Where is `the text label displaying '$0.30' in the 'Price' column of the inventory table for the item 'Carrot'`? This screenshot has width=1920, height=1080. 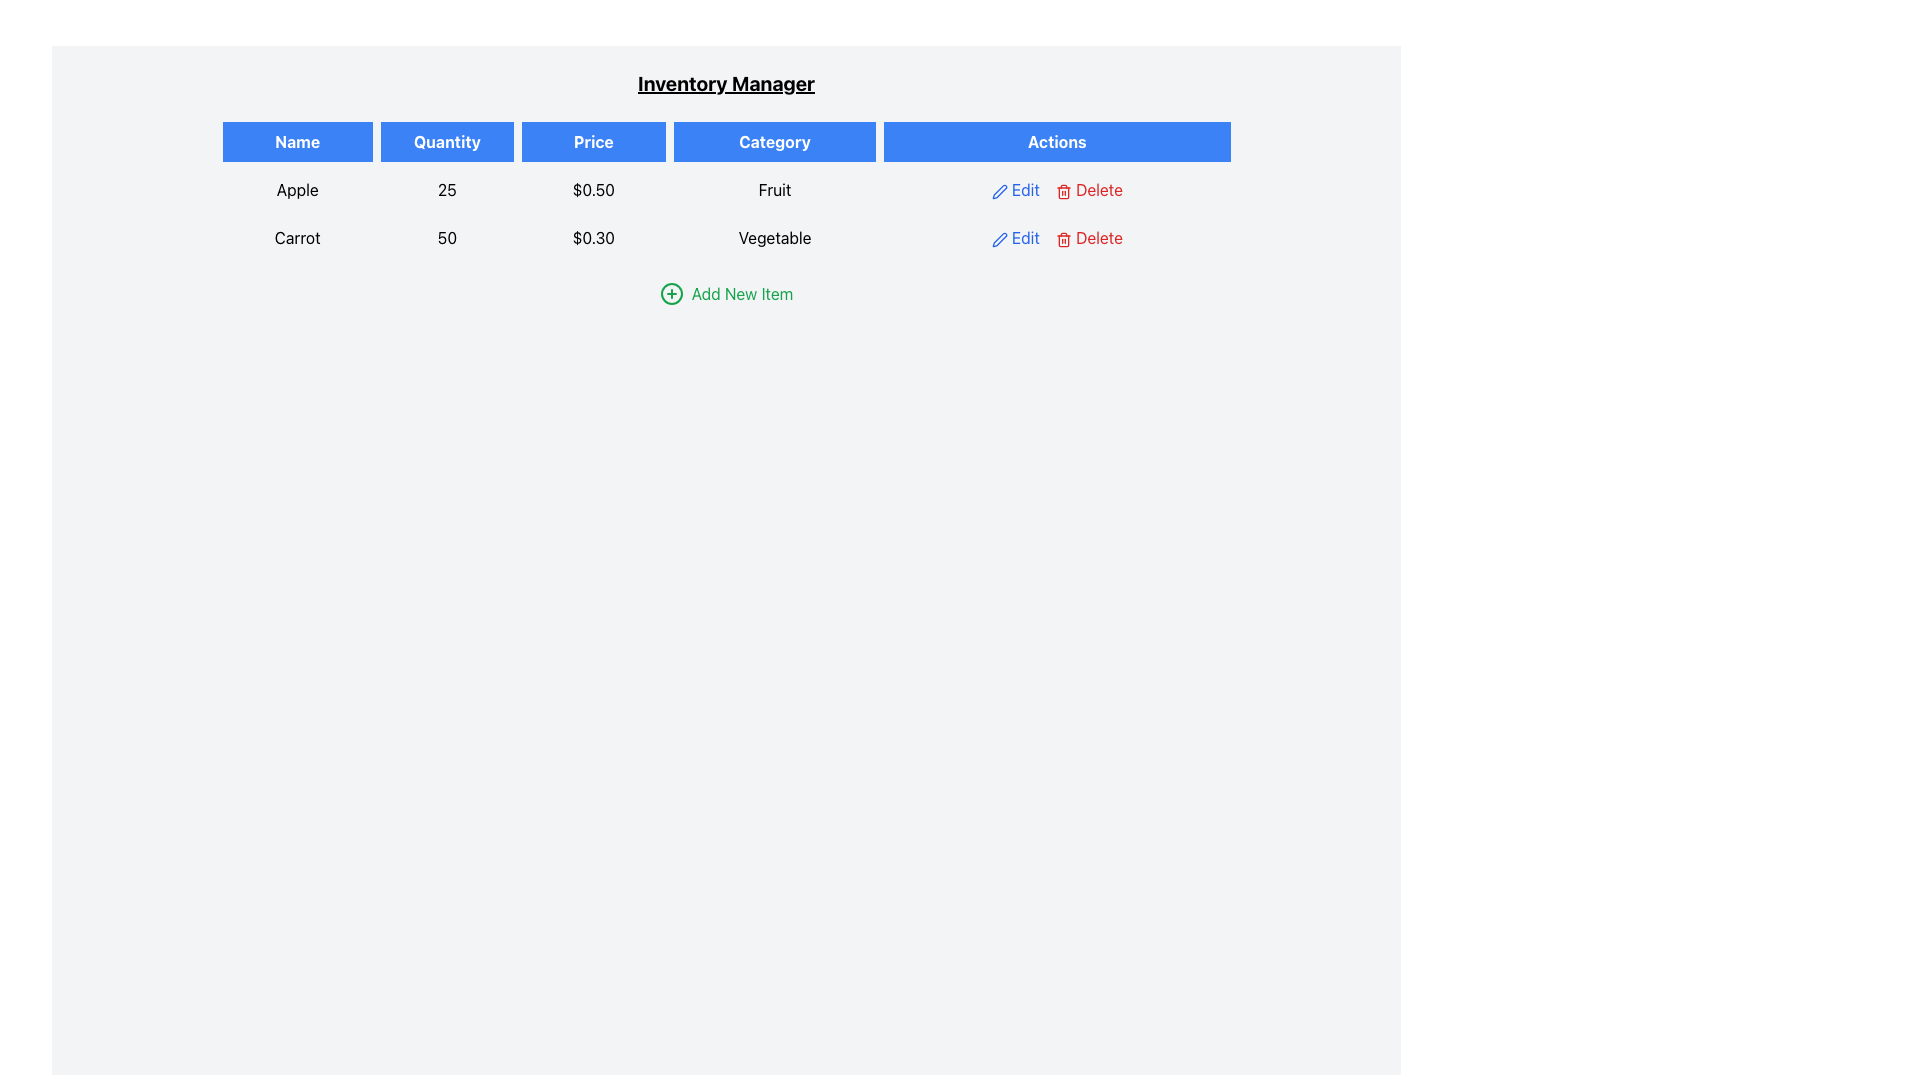 the text label displaying '$0.30' in the 'Price' column of the inventory table for the item 'Carrot' is located at coordinates (592, 237).